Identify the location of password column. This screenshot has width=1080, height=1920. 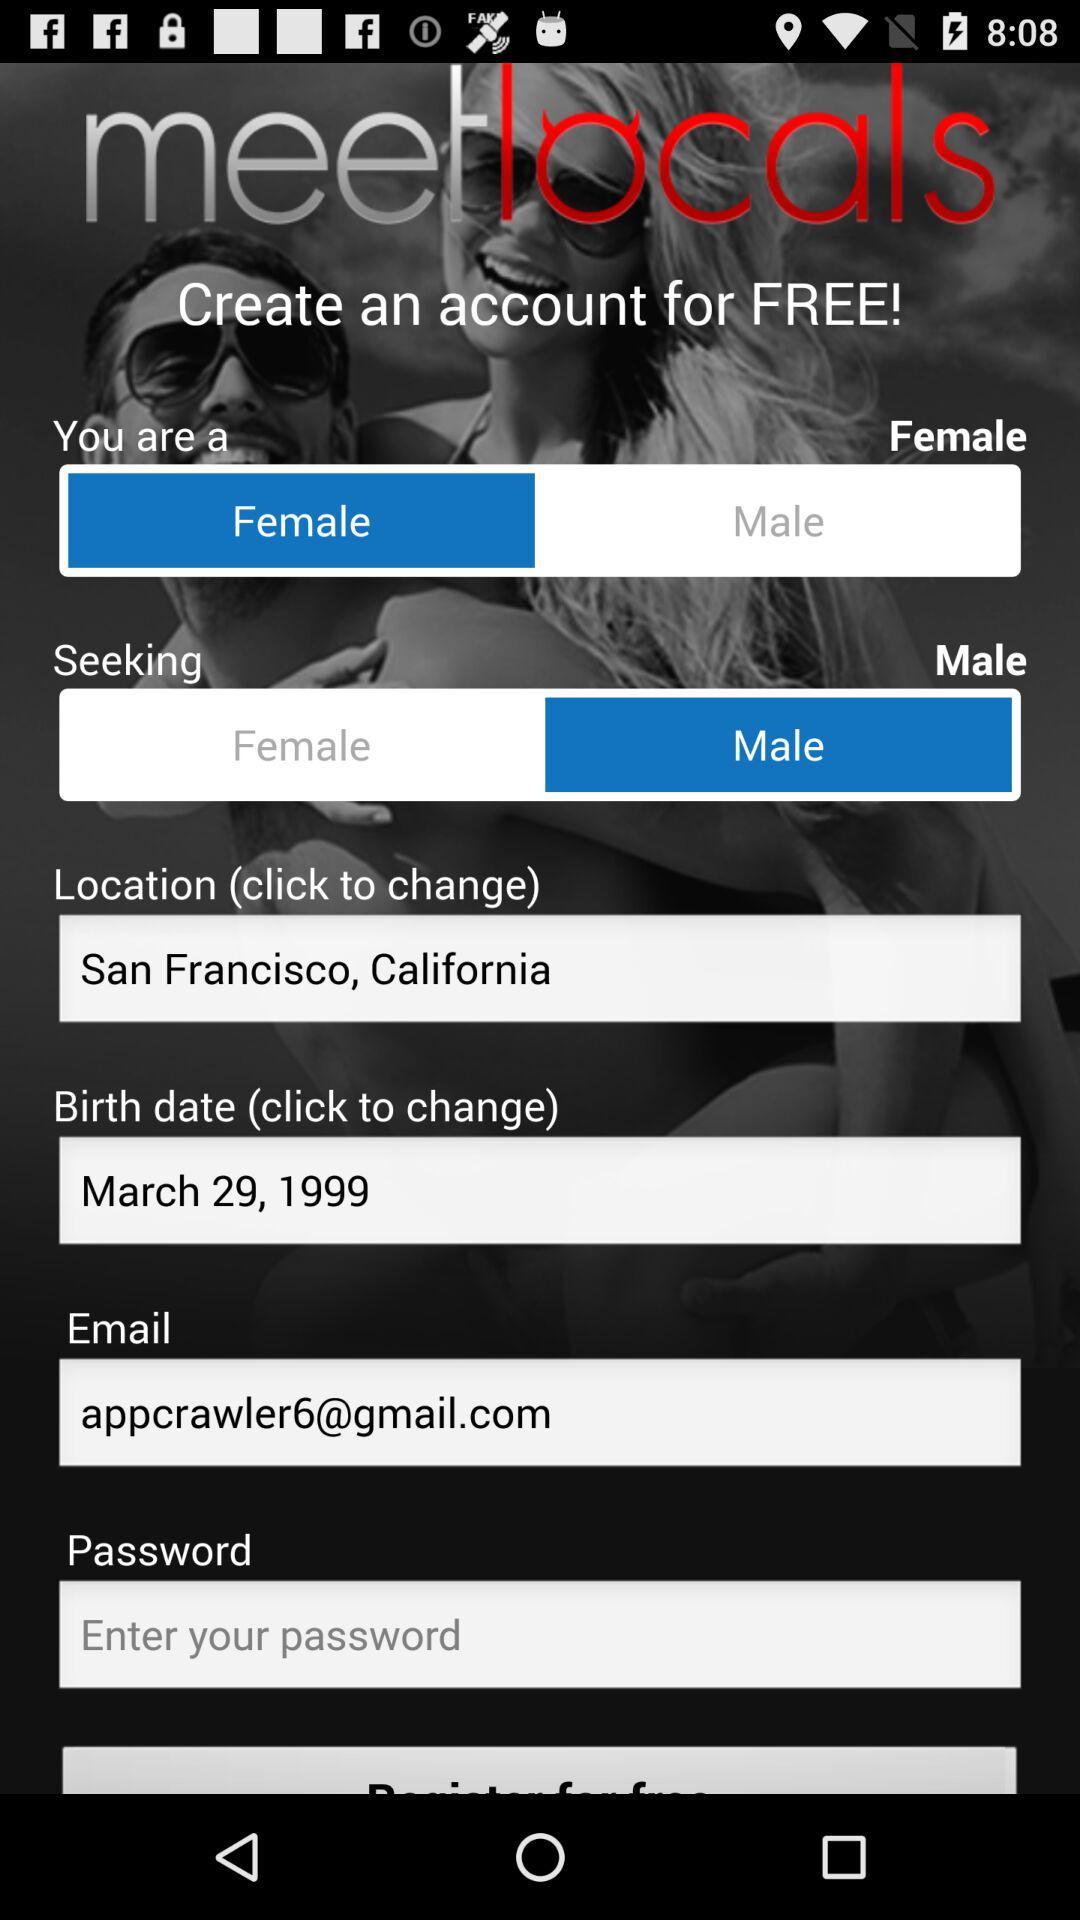
(540, 1640).